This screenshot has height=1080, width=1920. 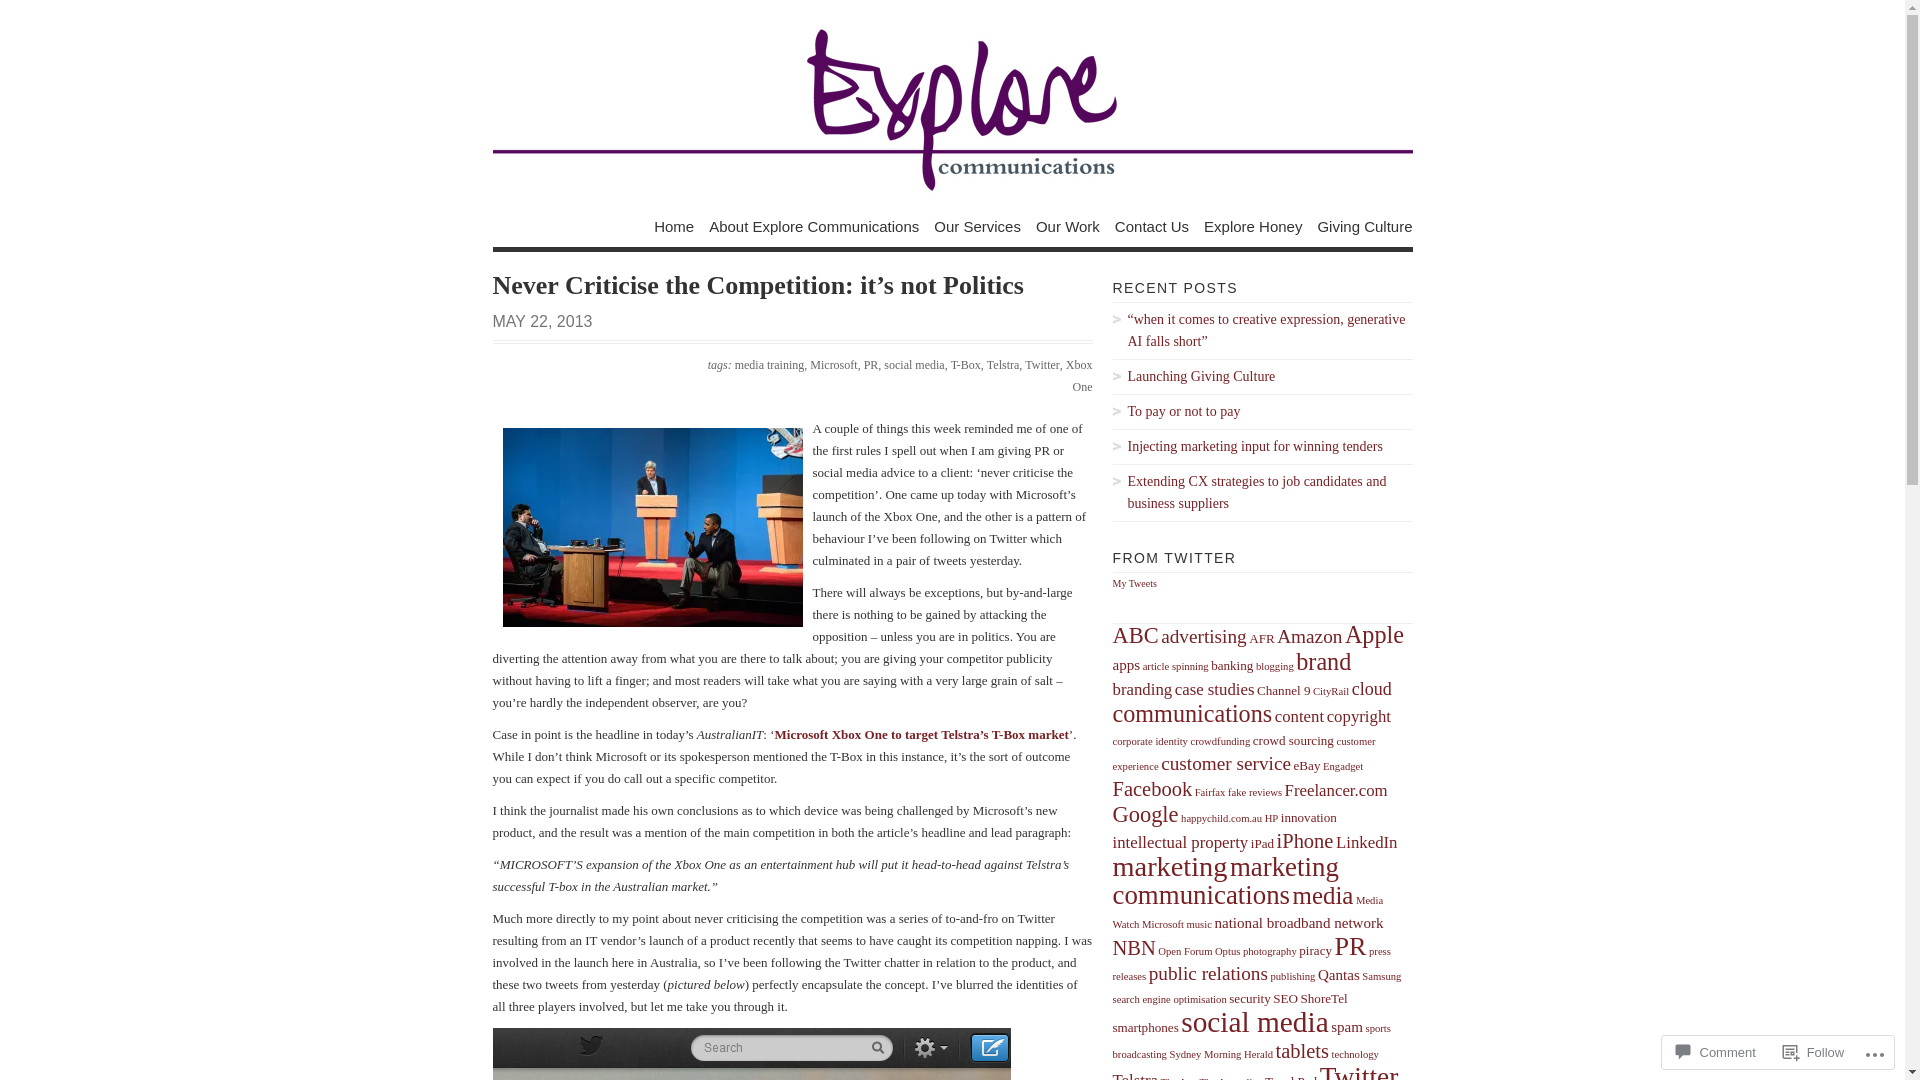 I want to click on 'T-Box', so click(x=965, y=365).